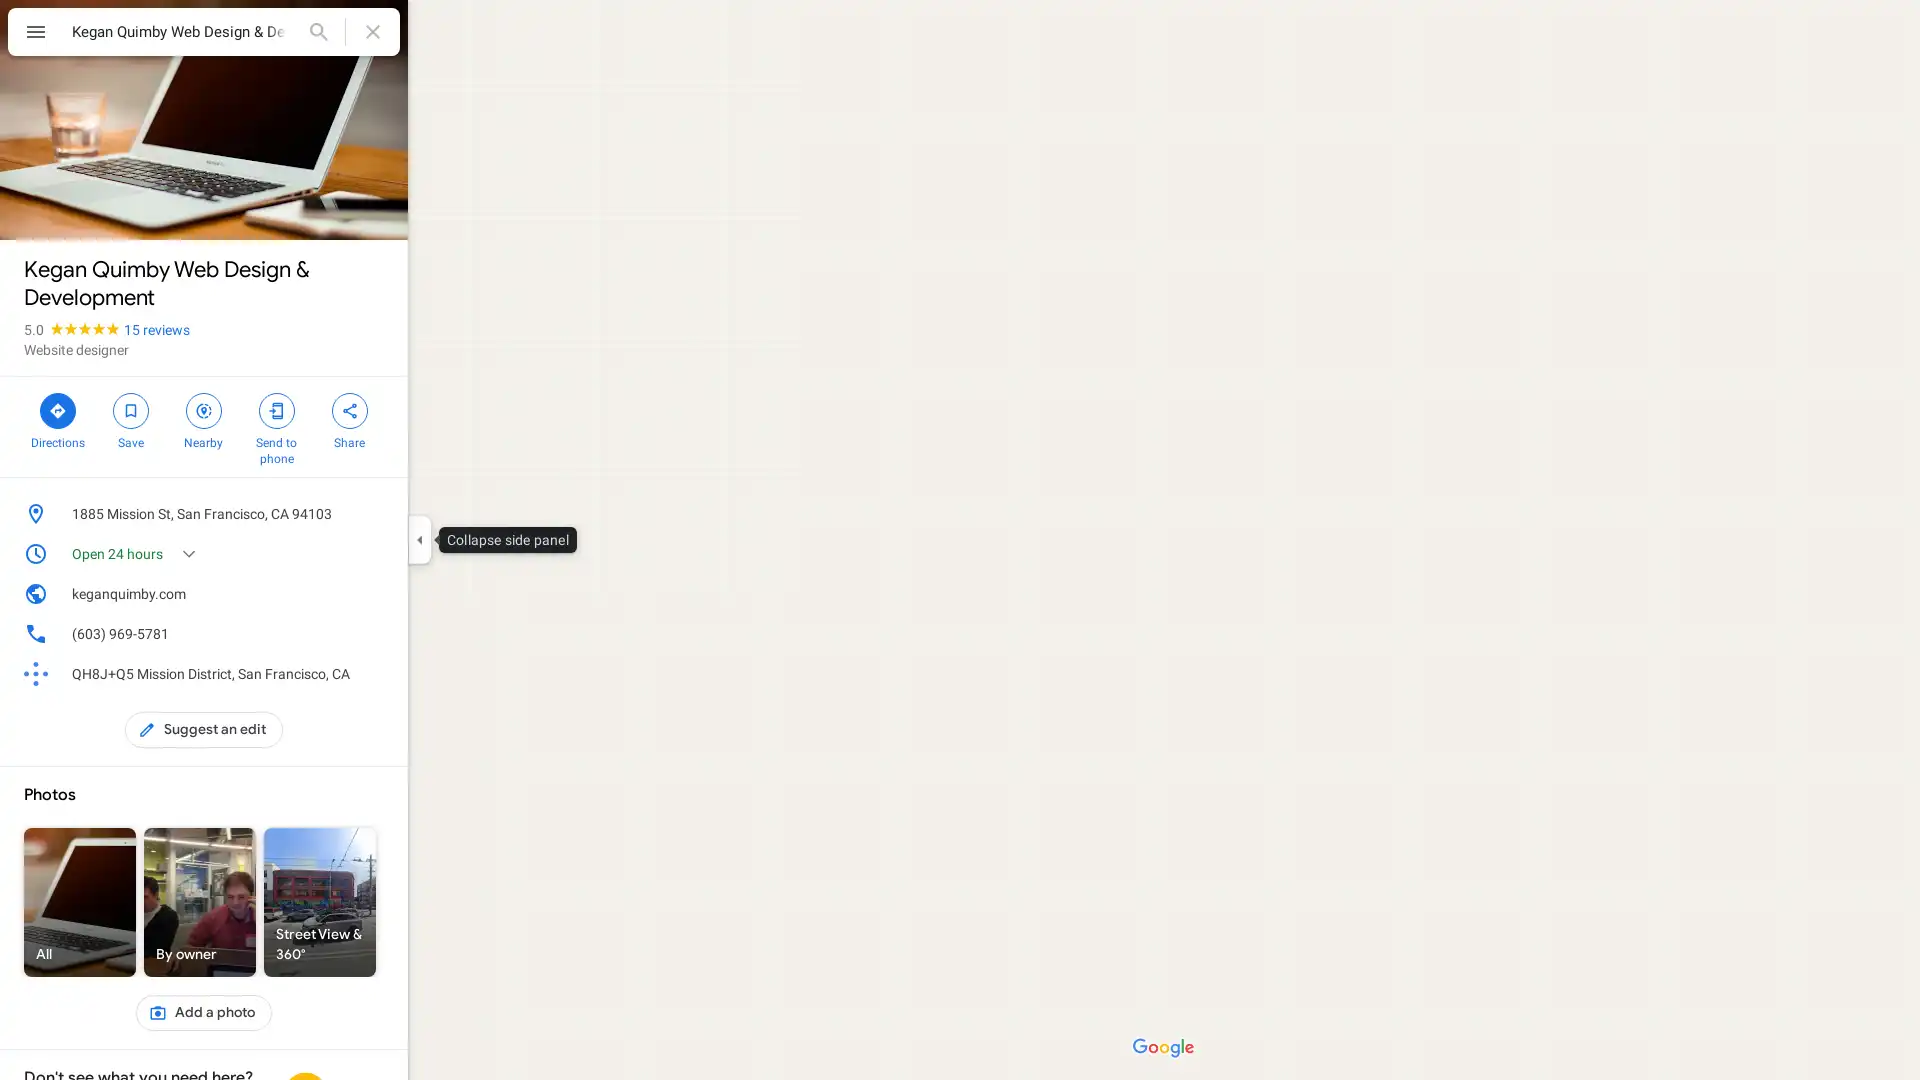  I want to click on Call phone number, so click(374, 633).